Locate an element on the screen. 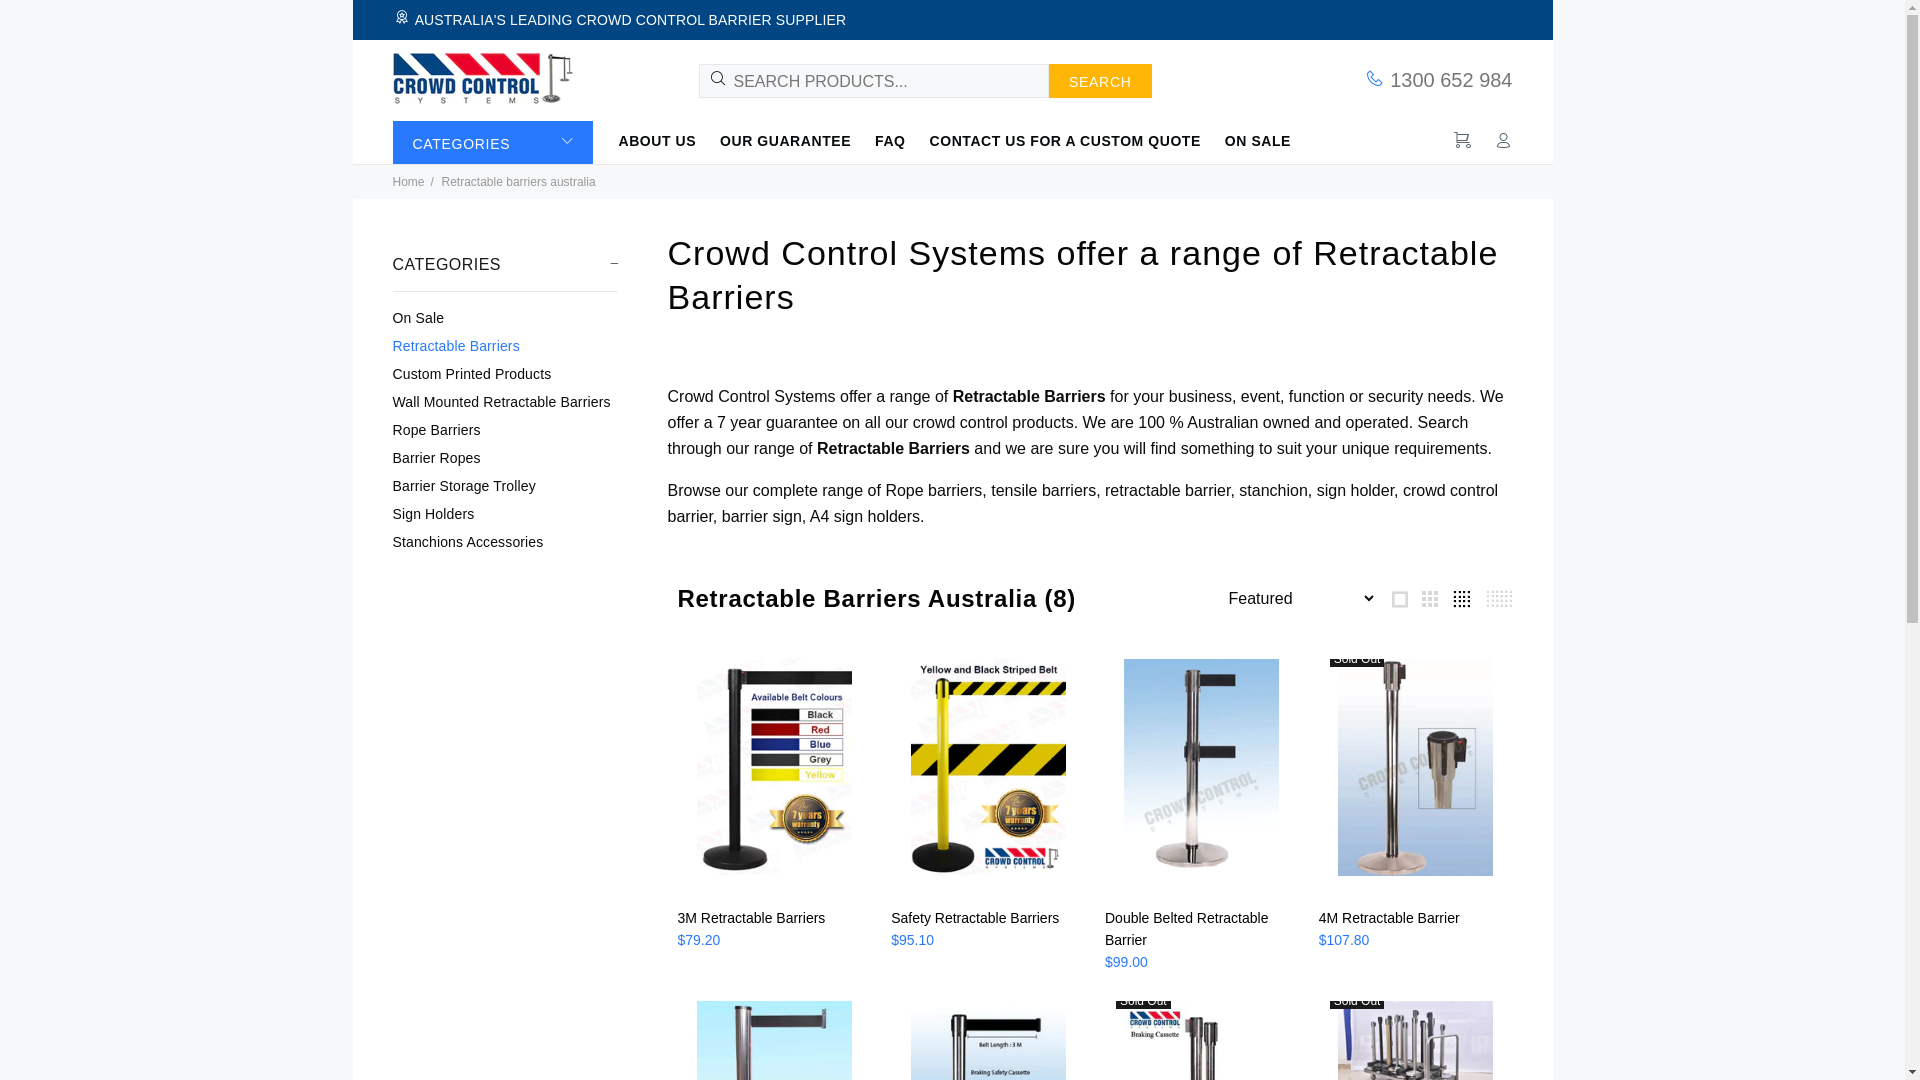  'CONTACT US FOR A CUSTOM QUOTE' is located at coordinates (1064, 139).